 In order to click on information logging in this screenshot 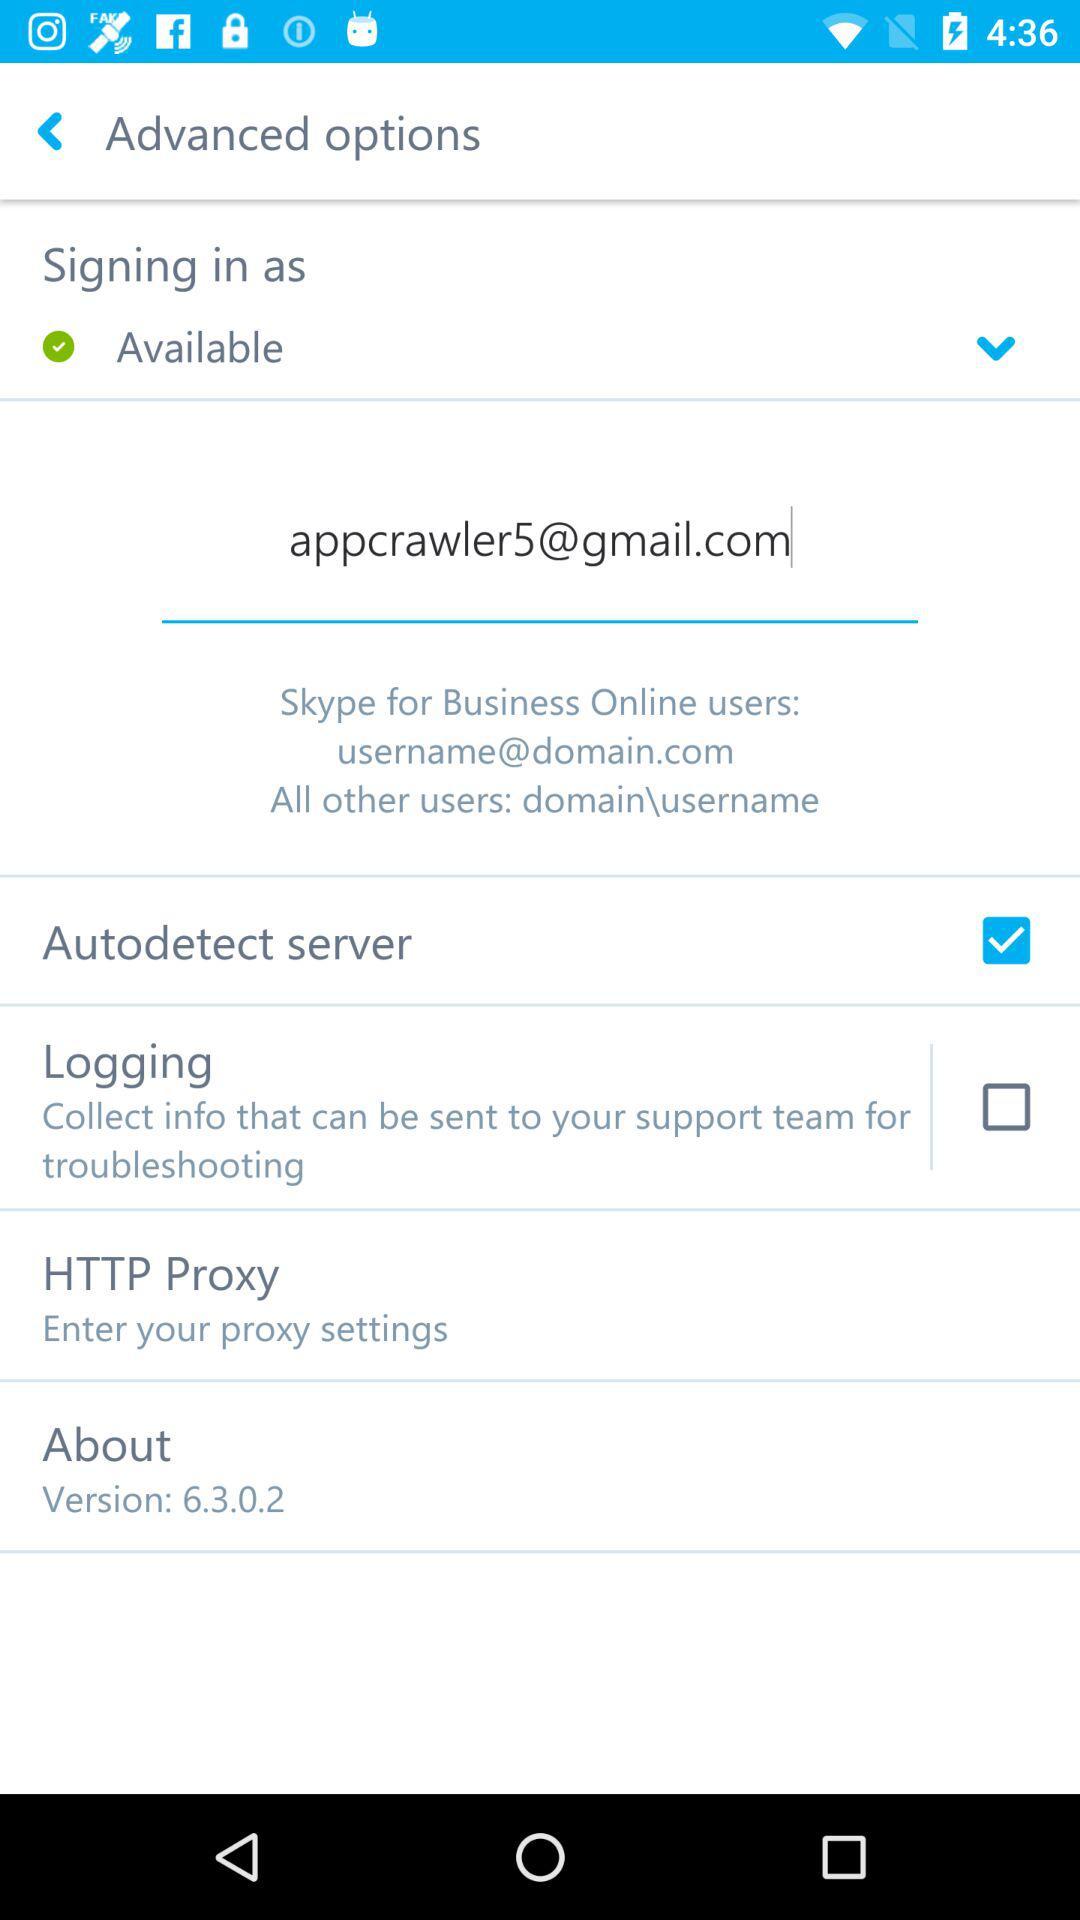, I will do `click(1006, 1106)`.